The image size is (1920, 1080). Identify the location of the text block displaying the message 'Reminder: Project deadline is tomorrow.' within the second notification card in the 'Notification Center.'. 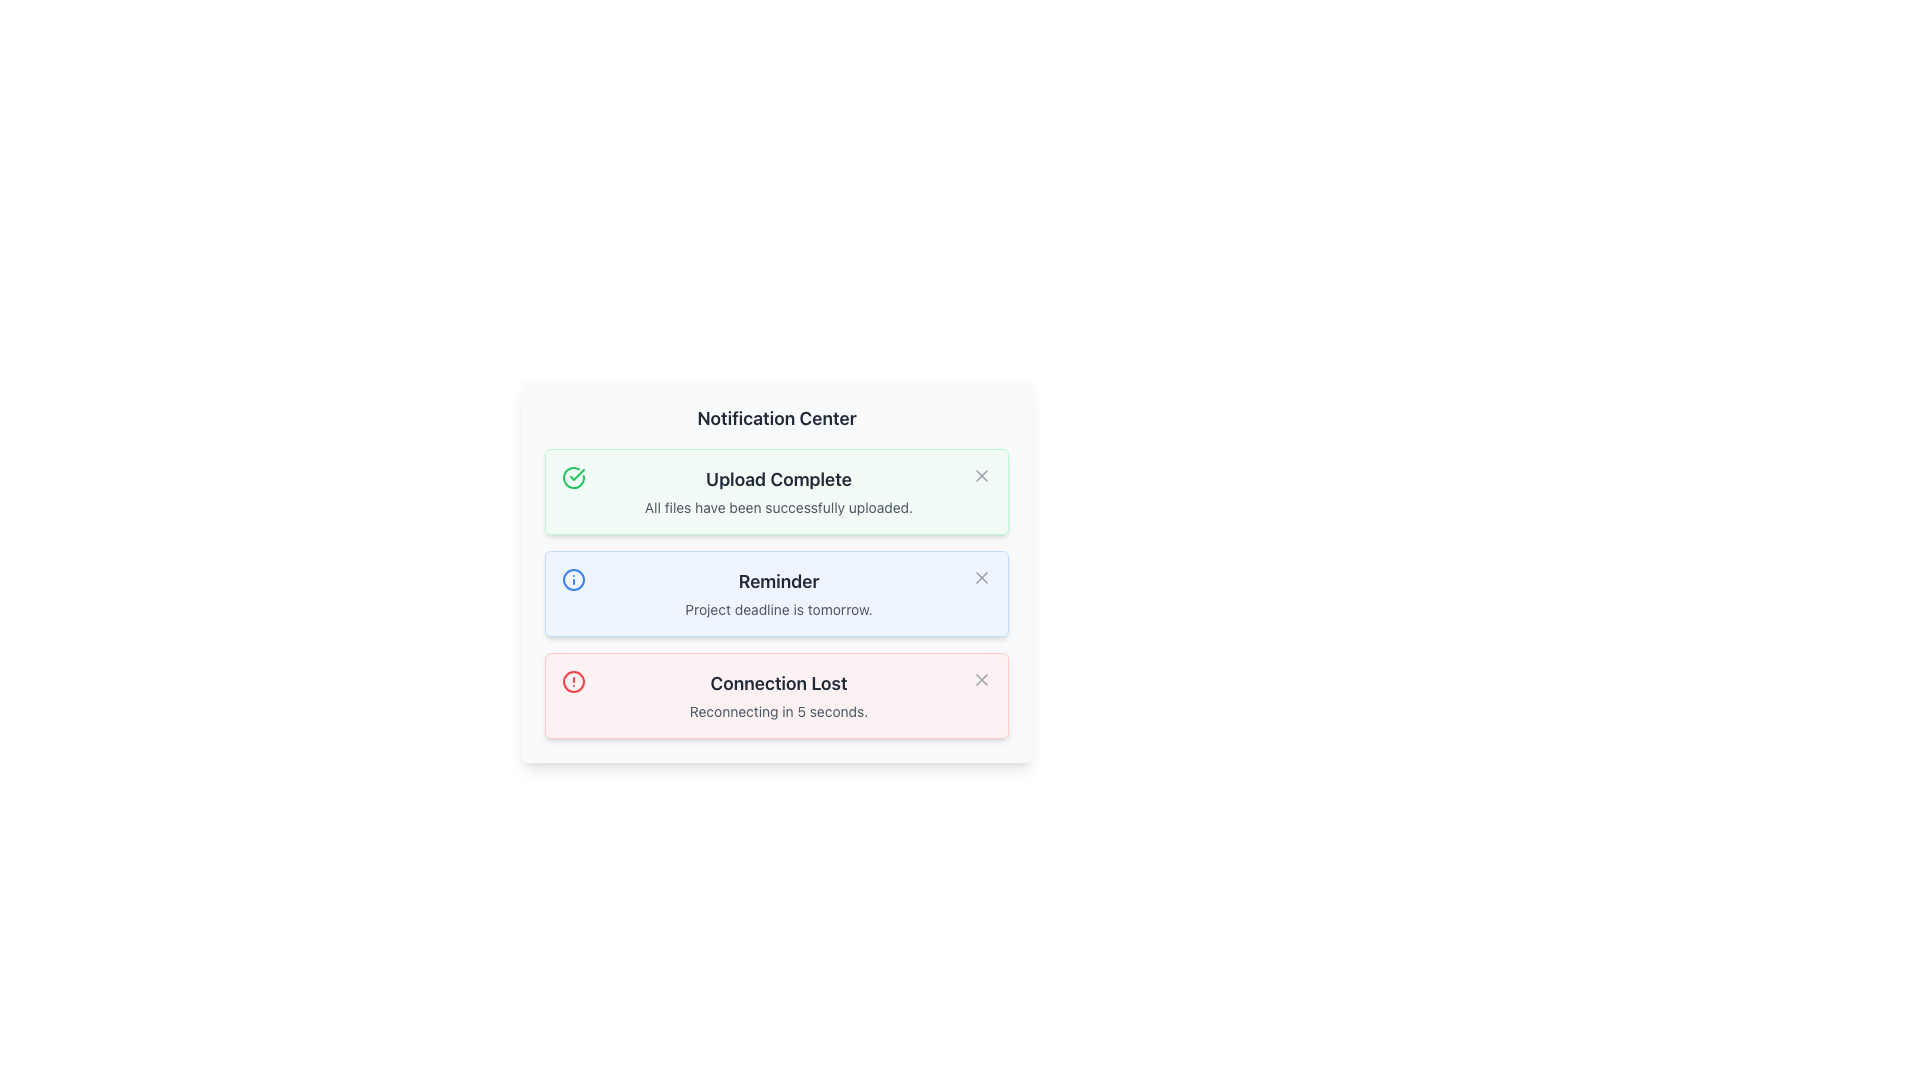
(777, 593).